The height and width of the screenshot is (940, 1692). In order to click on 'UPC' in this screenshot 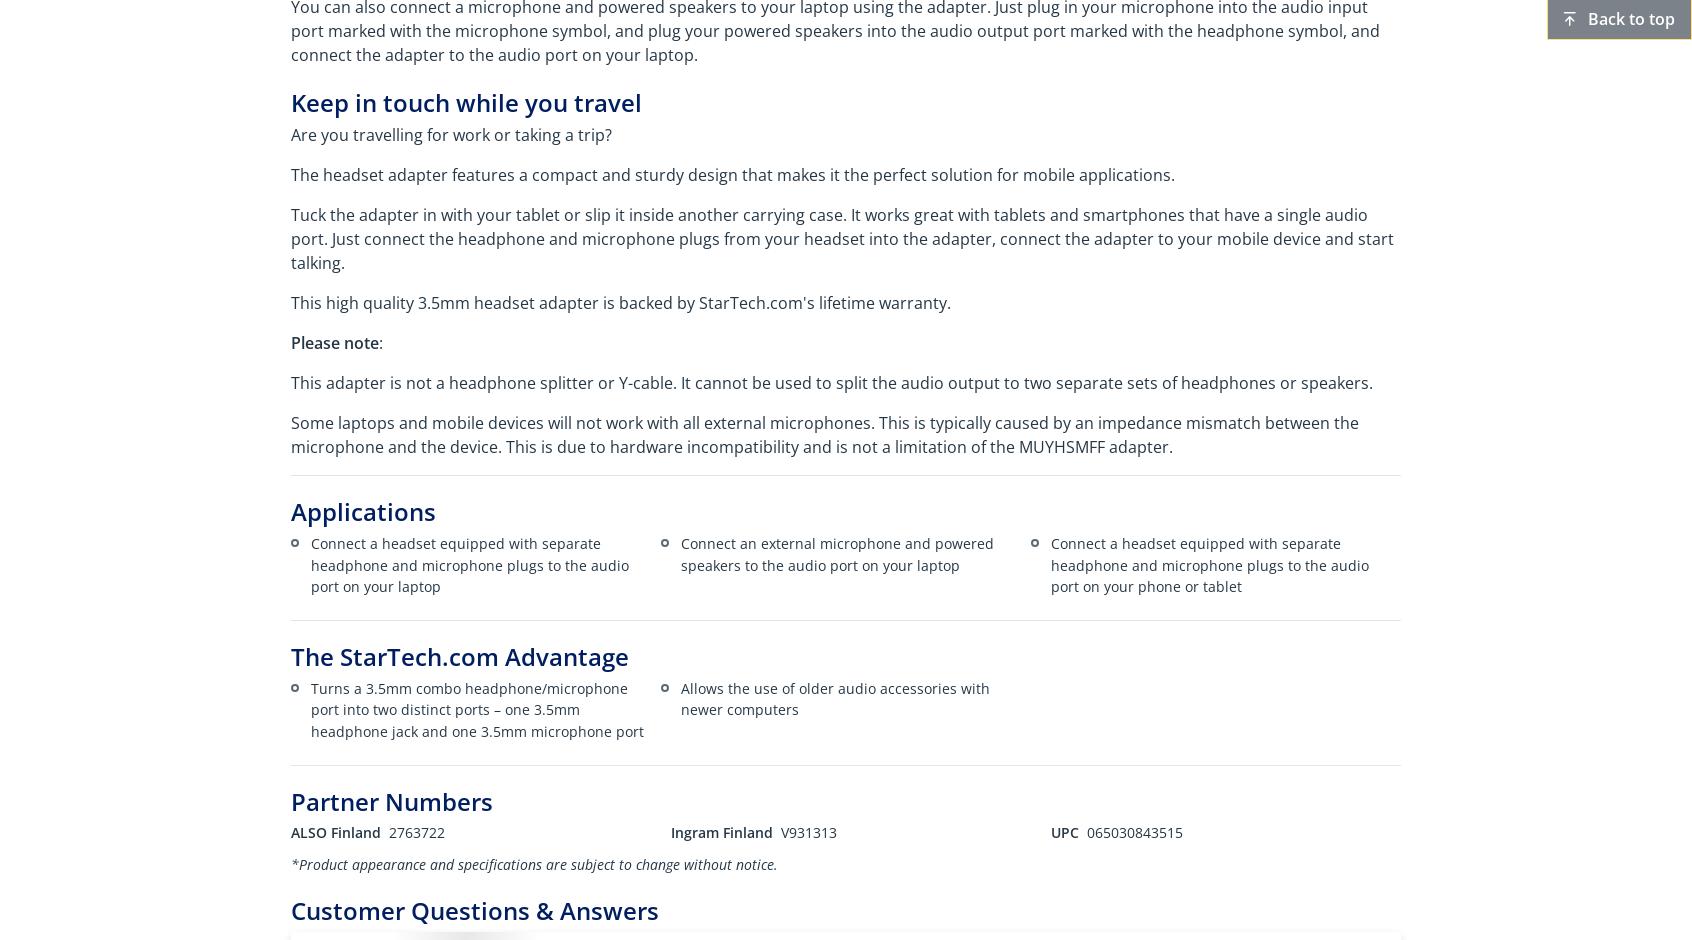, I will do `click(1064, 831)`.